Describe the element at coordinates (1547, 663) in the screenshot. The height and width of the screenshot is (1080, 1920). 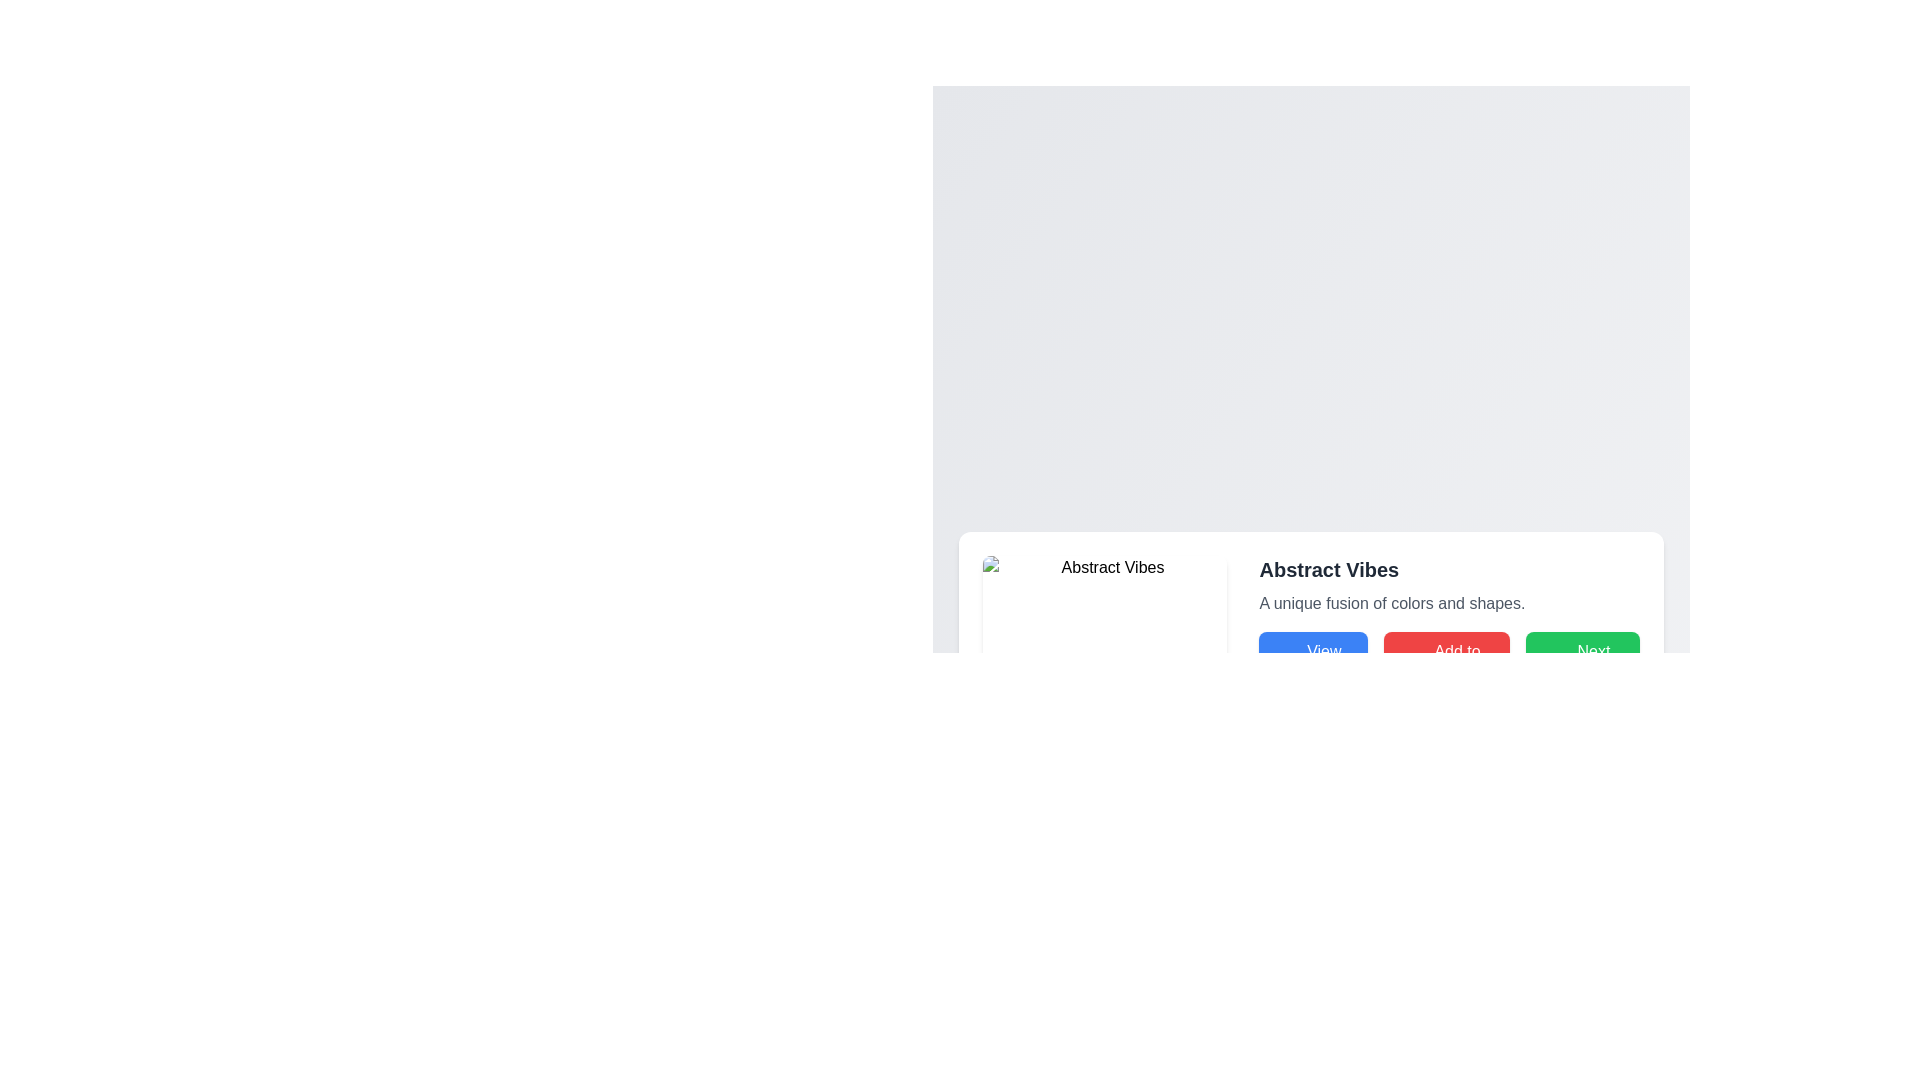
I see `the 'Next Artwork' button icon, which is styled with a green background and located to the left of the text 'Next Artwork'` at that location.